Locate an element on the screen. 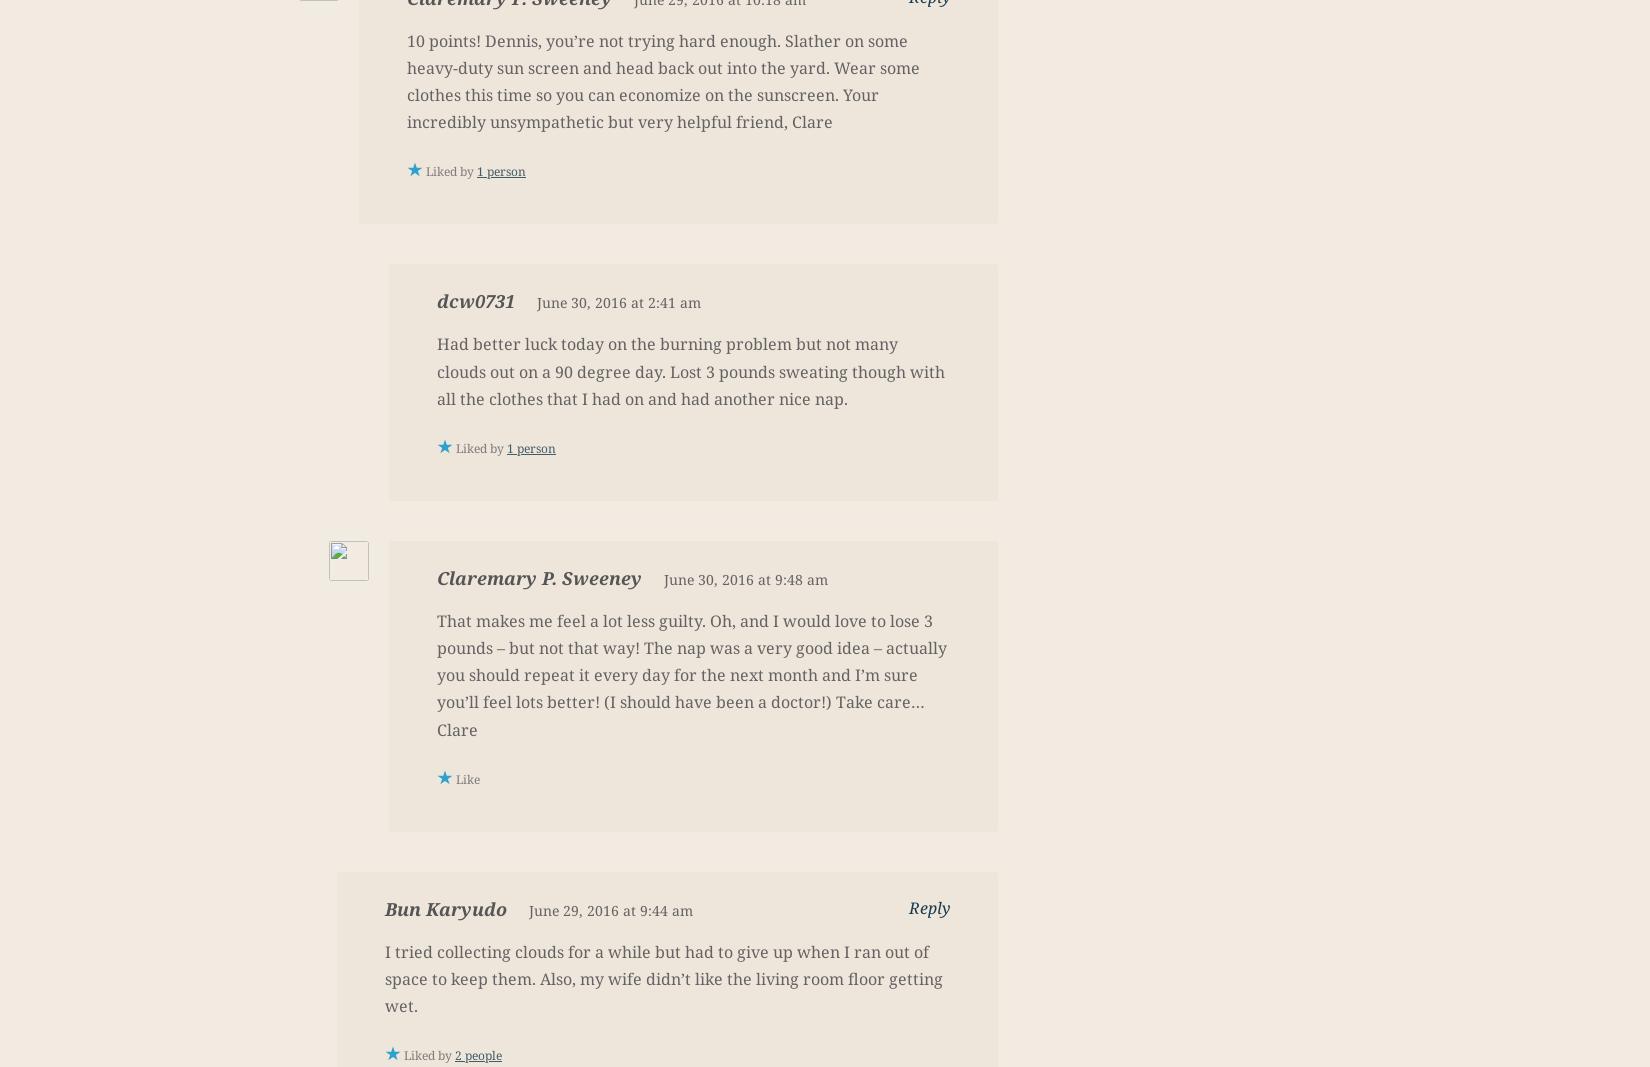  'June 29, 2016 at 9:44 am' is located at coordinates (609, 909).